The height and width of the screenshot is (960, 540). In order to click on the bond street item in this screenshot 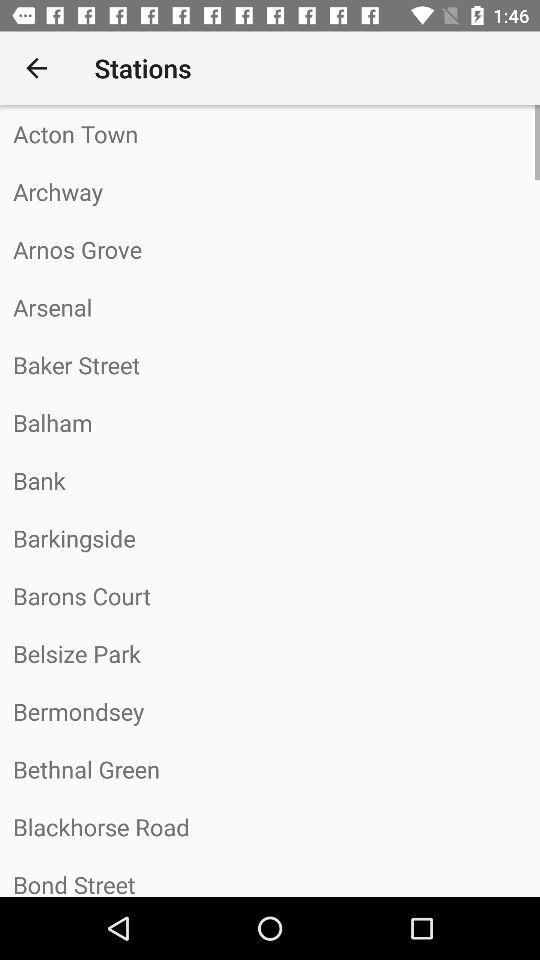, I will do `click(270, 875)`.